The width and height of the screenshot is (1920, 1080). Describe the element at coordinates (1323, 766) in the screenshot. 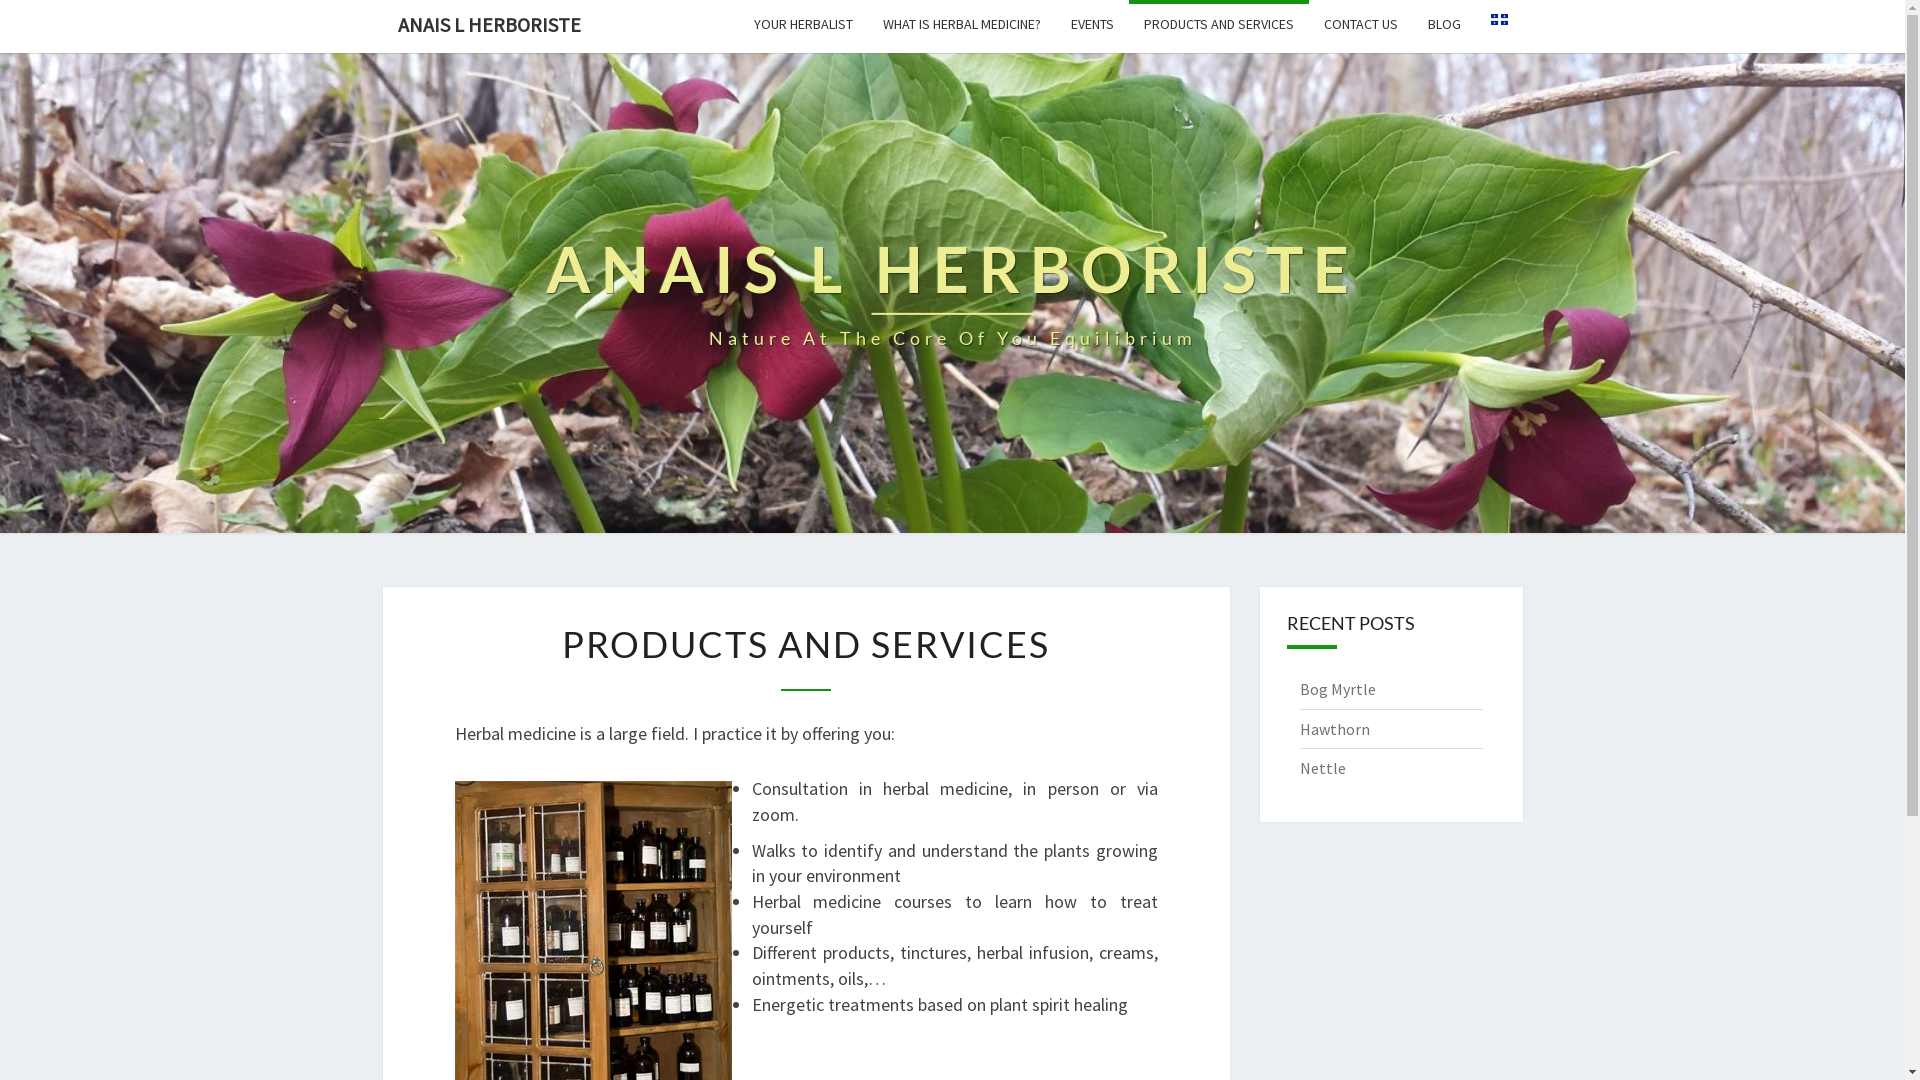

I see `'Nettle'` at that location.